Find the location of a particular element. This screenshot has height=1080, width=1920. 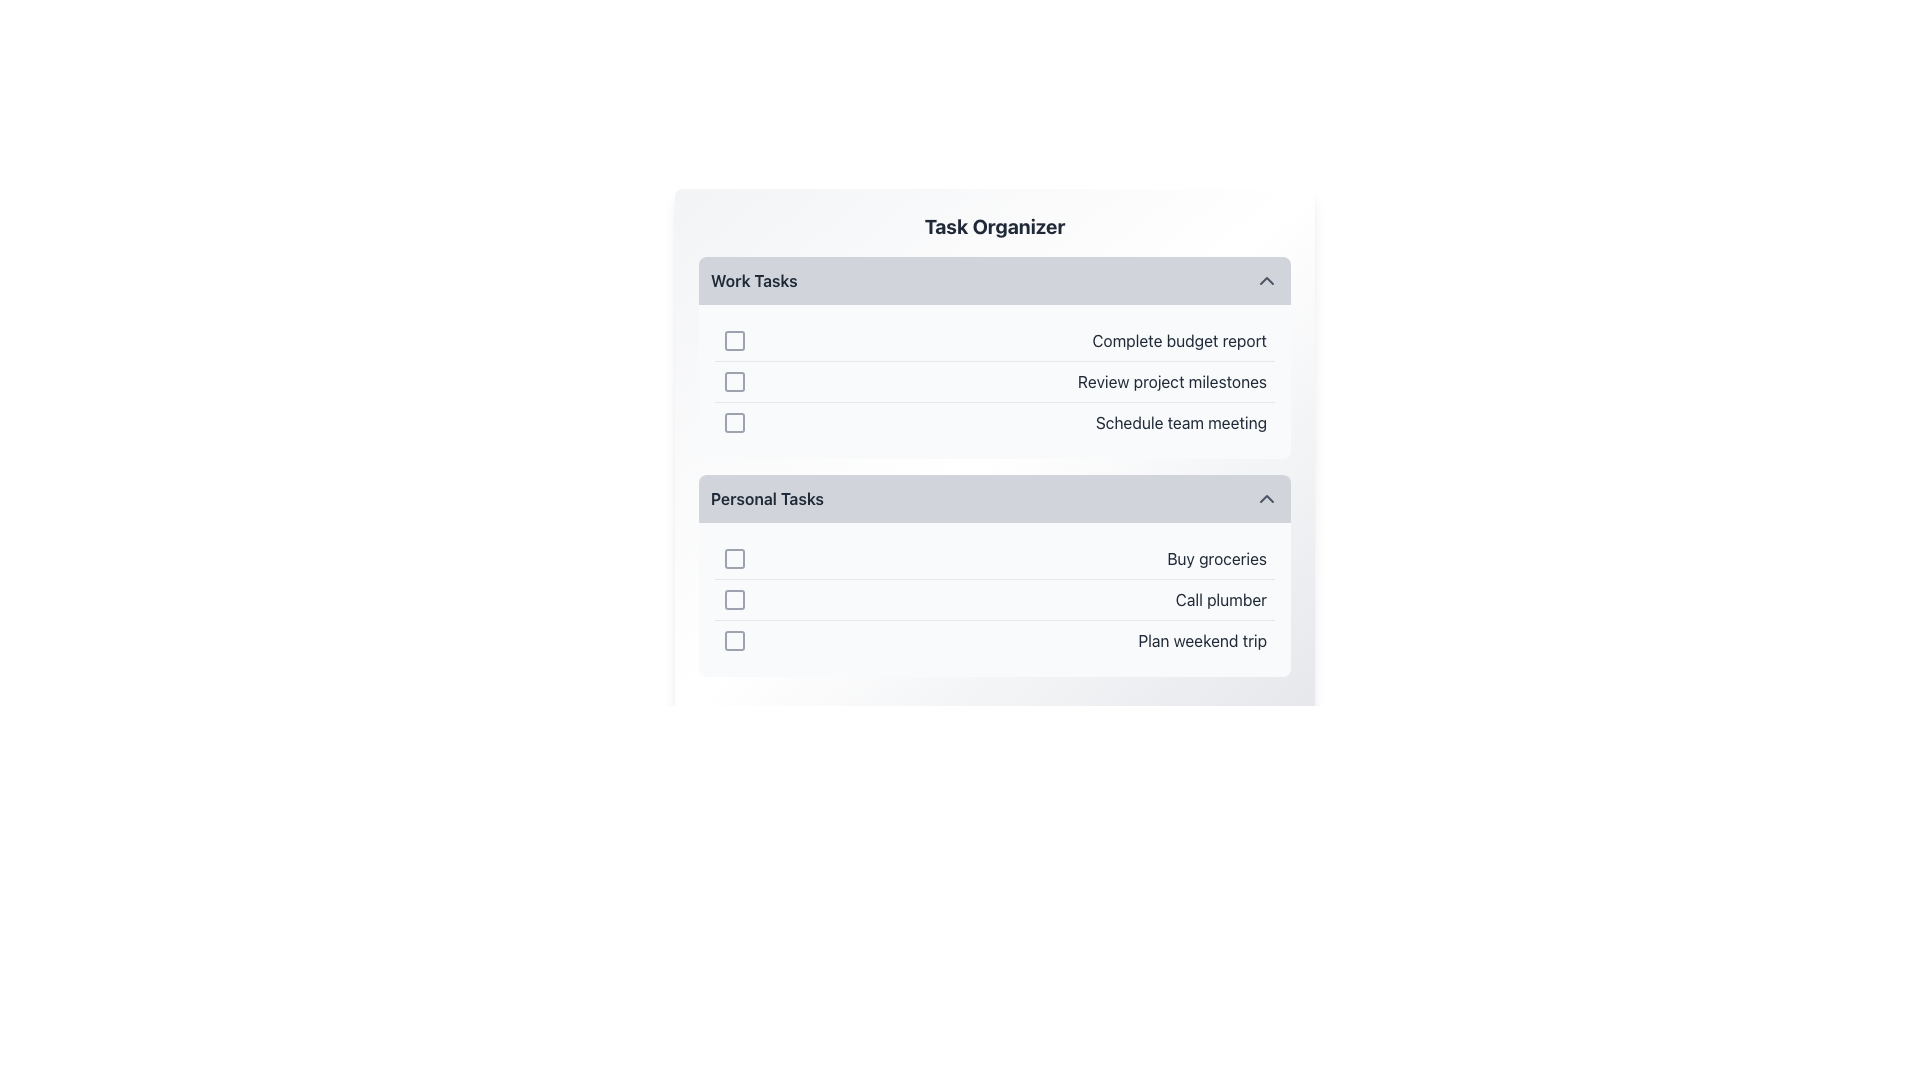

the 'Plan weekend trip' checklist item row is located at coordinates (994, 640).